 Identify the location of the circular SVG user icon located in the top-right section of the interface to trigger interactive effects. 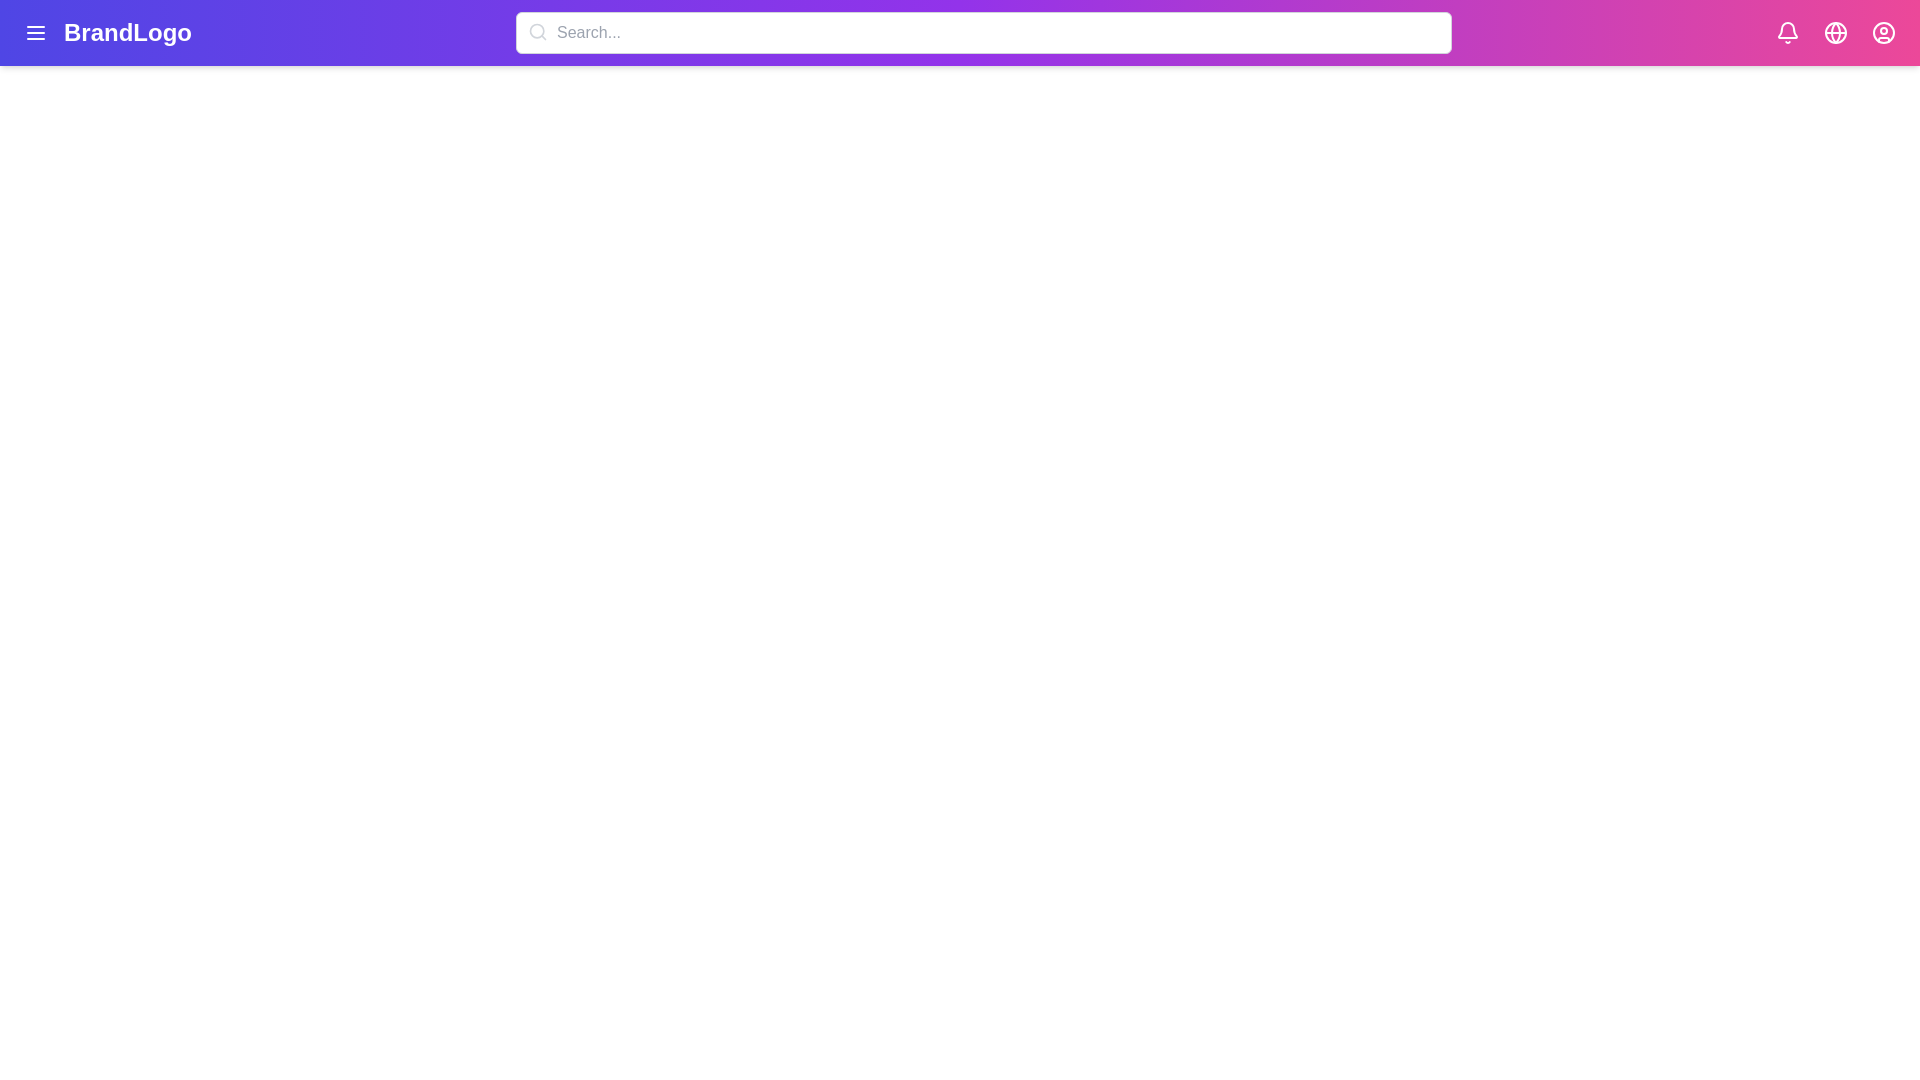
(1882, 33).